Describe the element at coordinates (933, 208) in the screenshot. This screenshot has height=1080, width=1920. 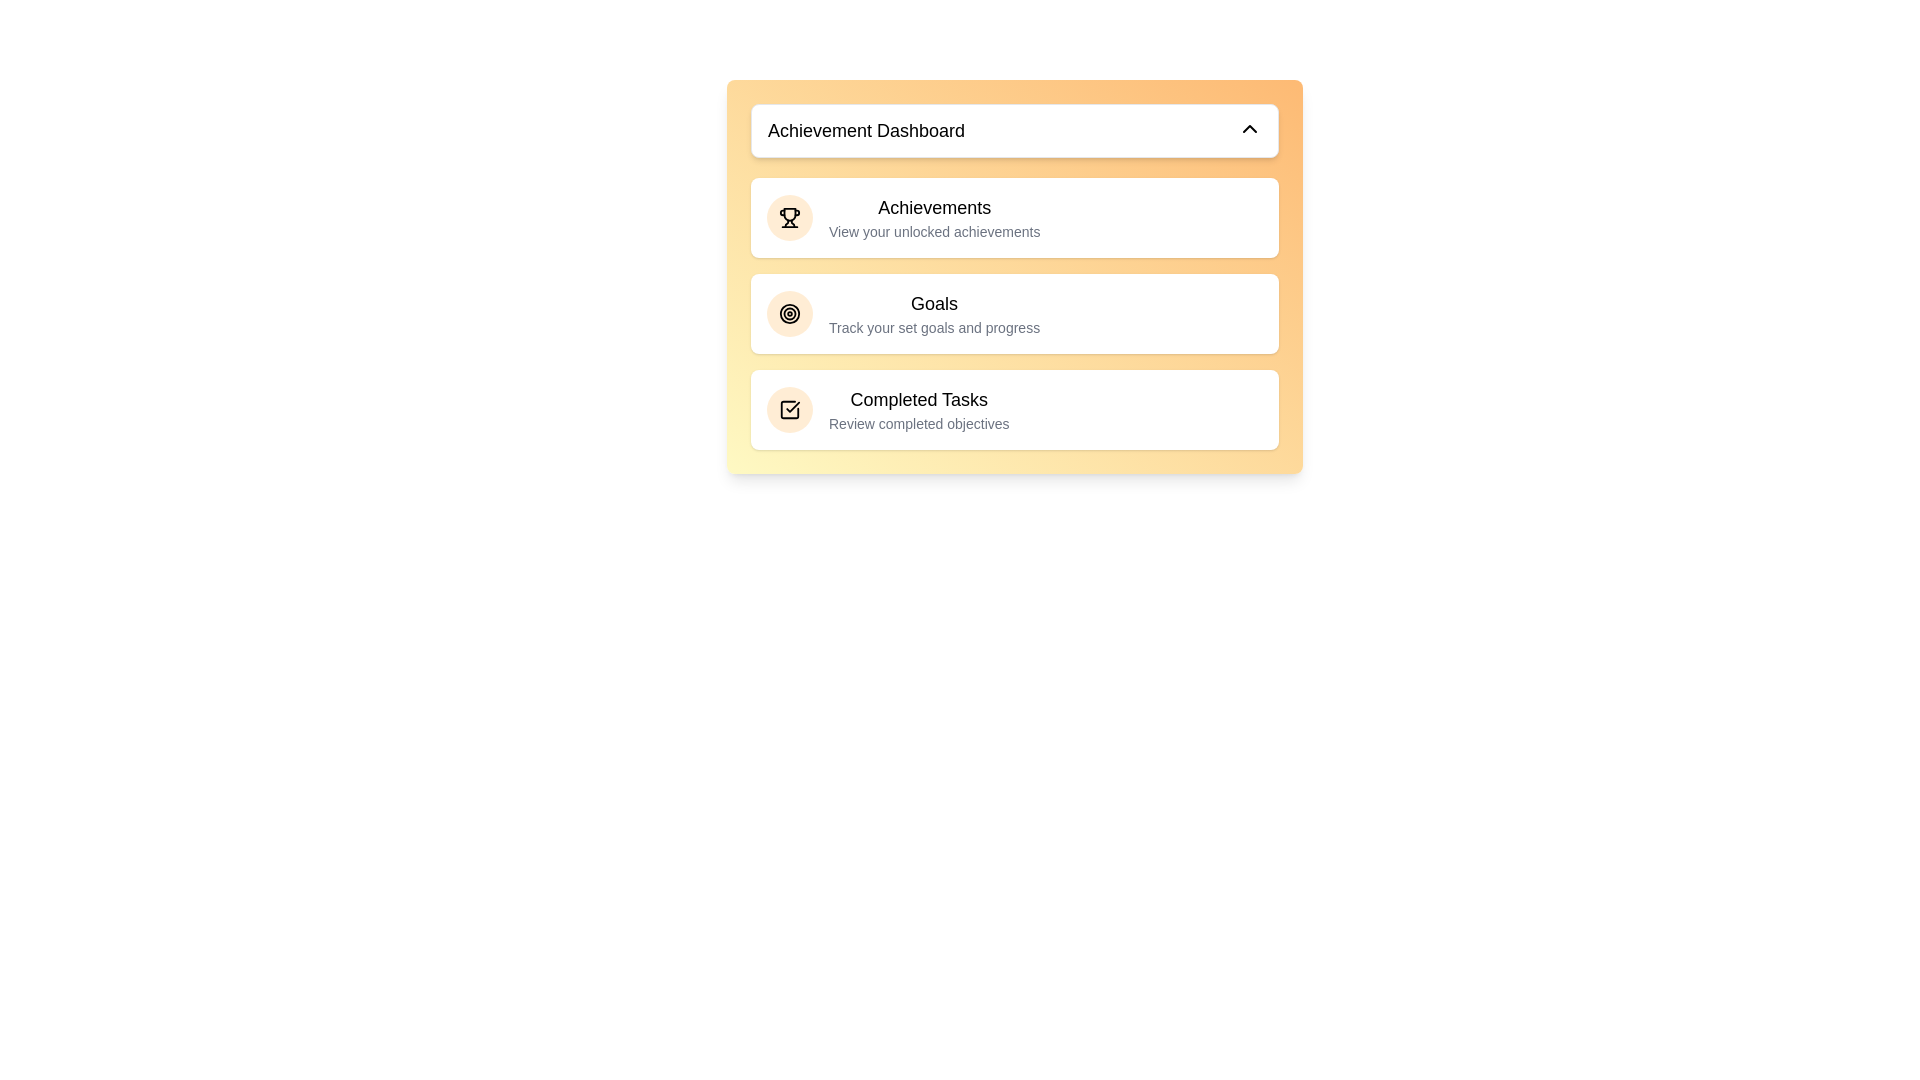
I see `the text 'Achievements' within the AchievementMenu` at that location.